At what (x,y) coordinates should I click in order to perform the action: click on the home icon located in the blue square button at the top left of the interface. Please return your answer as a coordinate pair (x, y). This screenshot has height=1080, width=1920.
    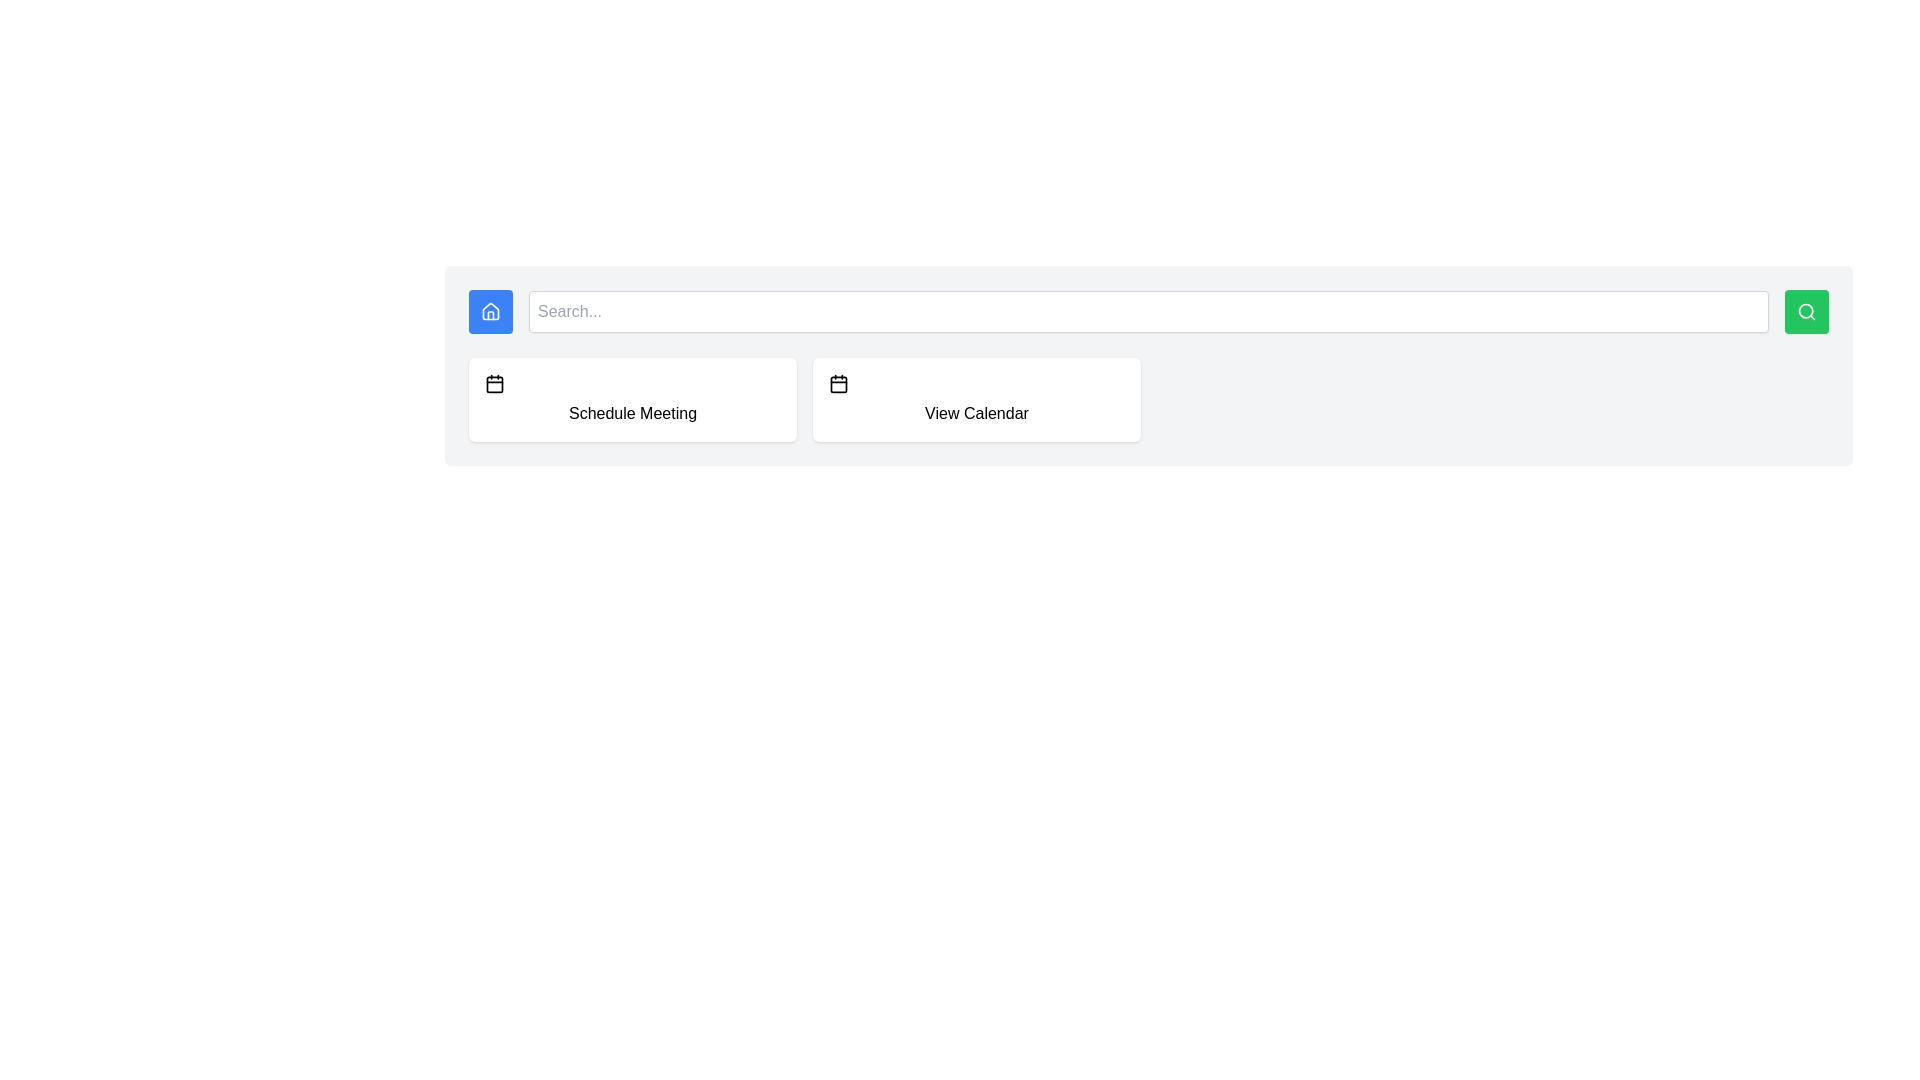
    Looking at the image, I should click on (490, 312).